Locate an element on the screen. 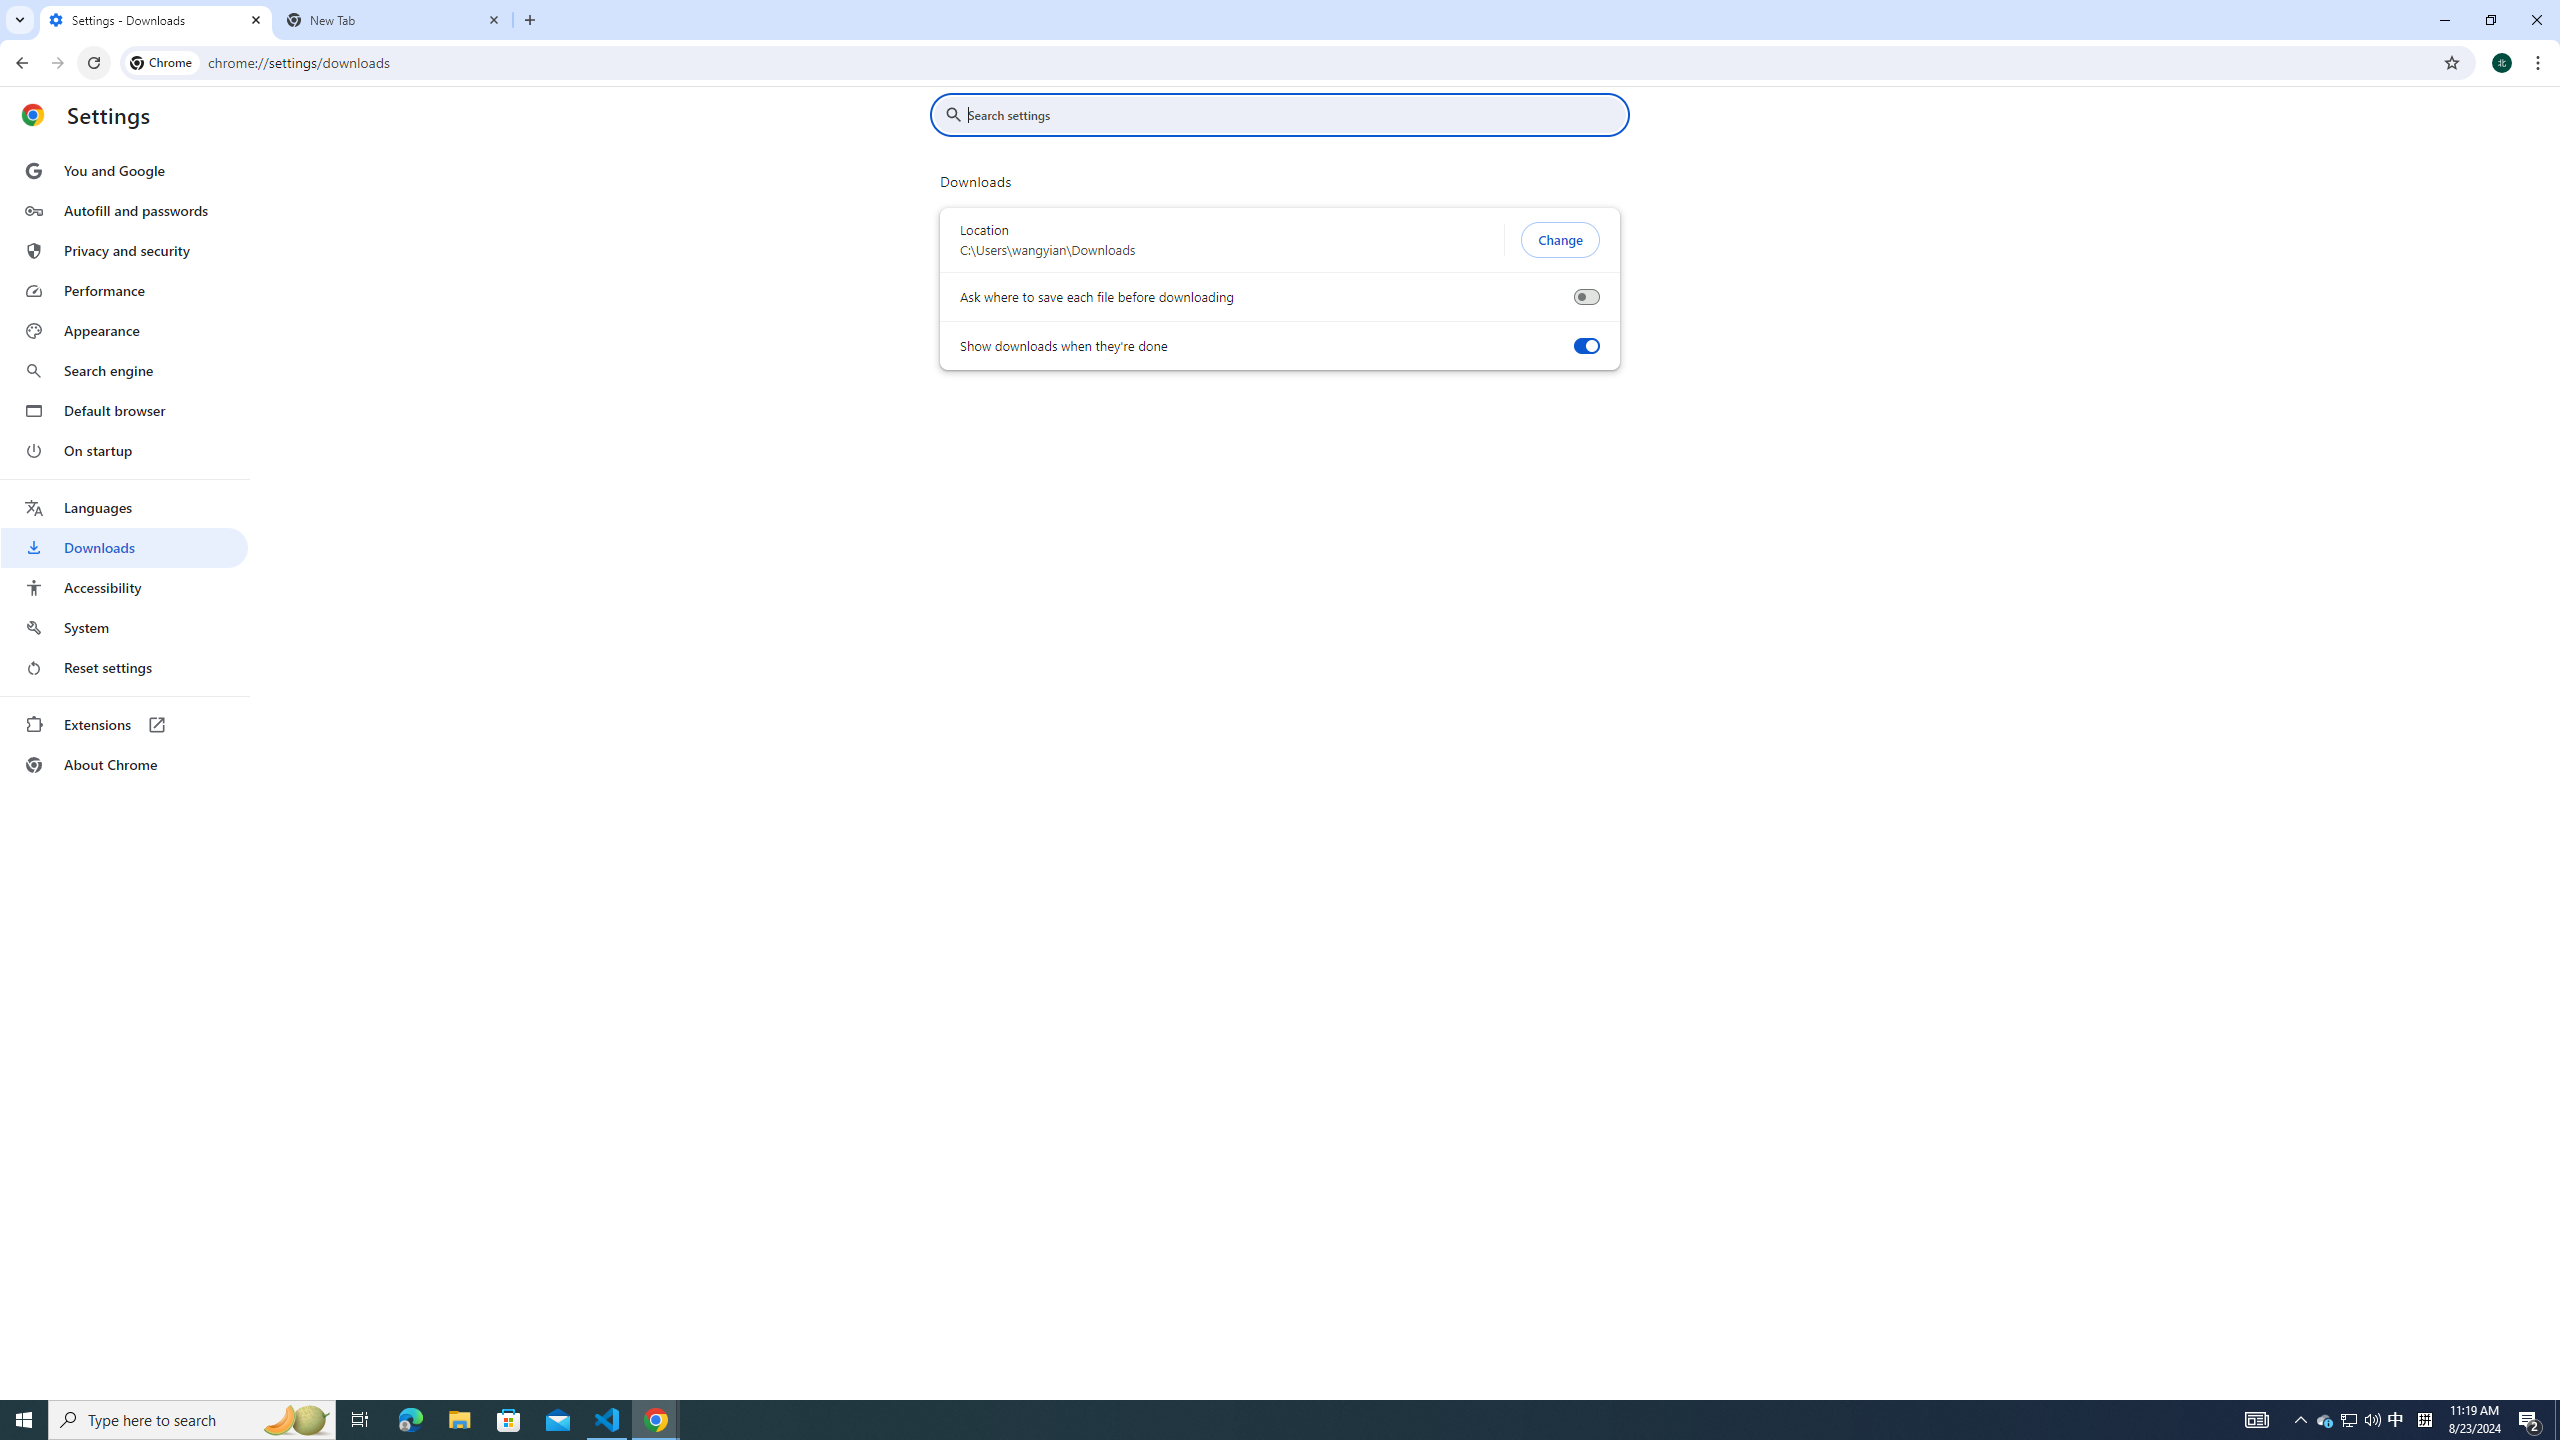 The height and width of the screenshot is (1440, 2560). 'Performance' is located at coordinates (123, 290).